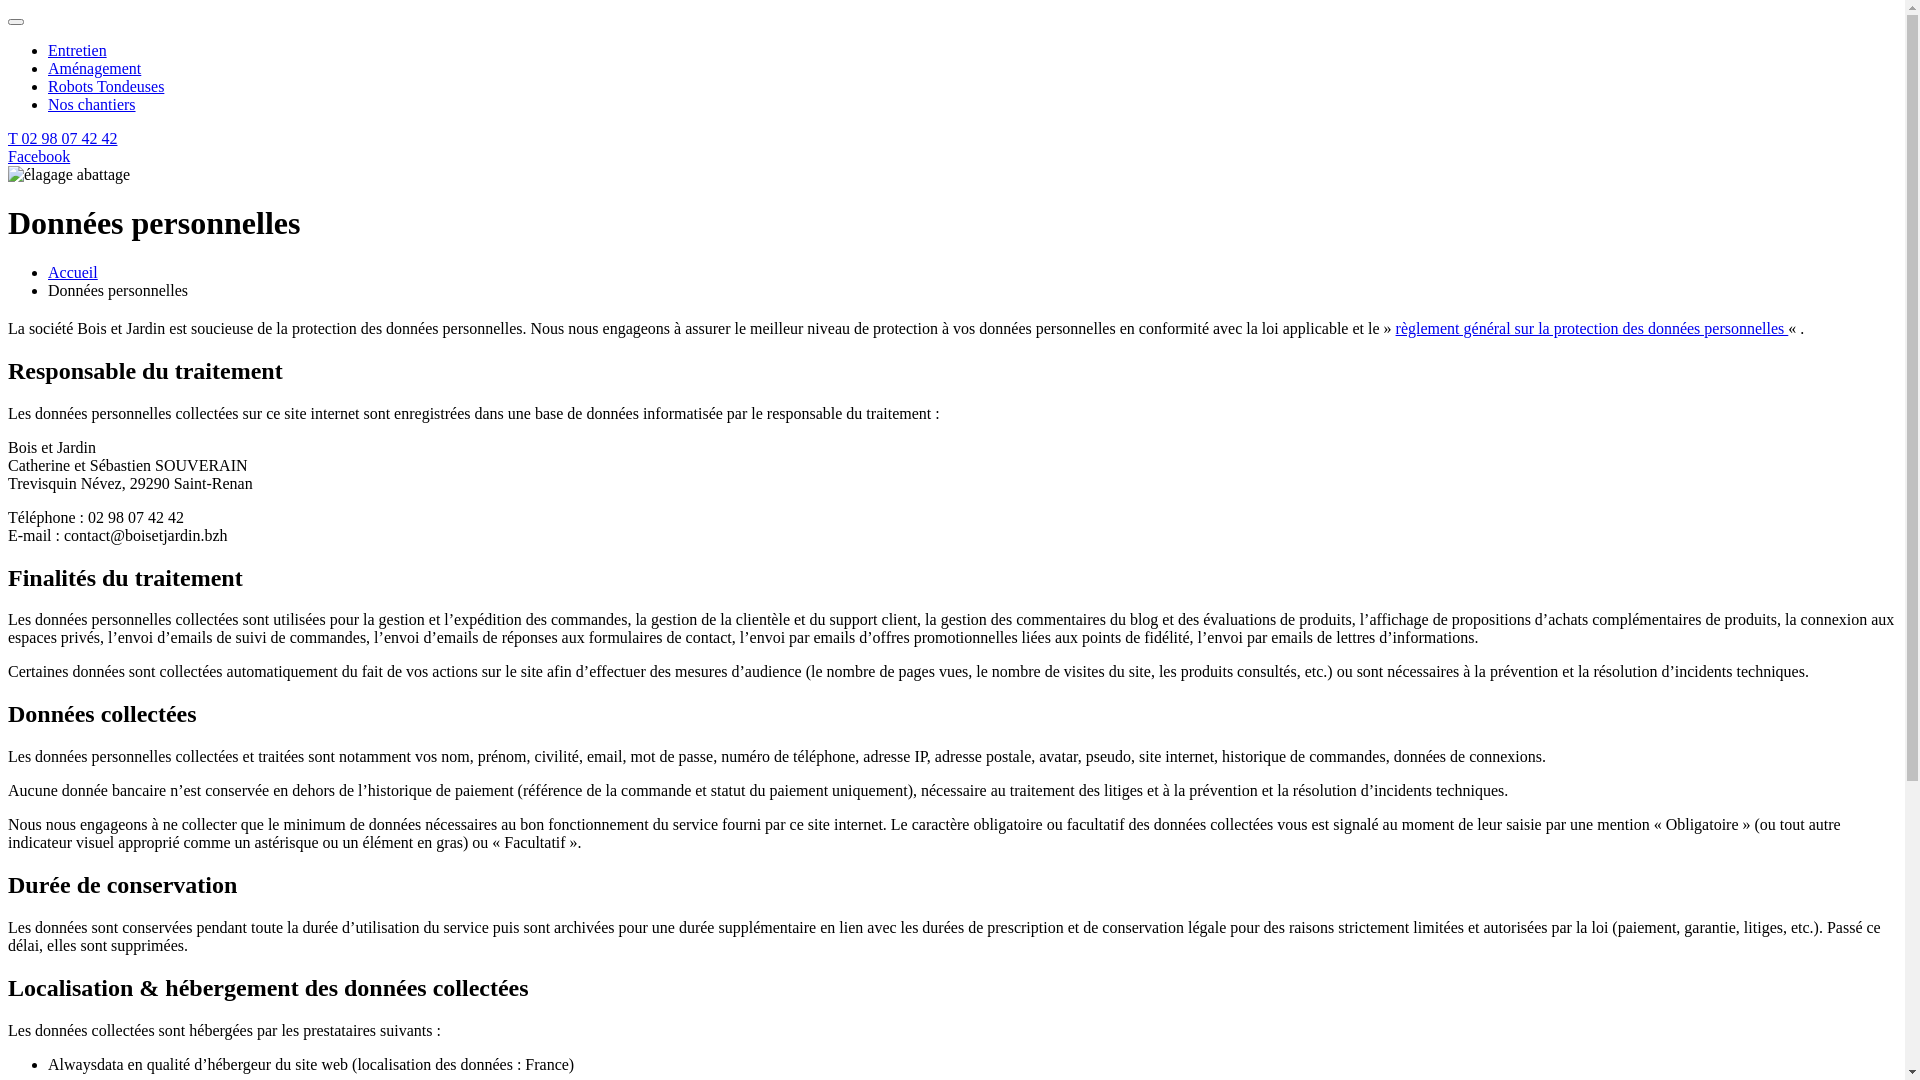 The image size is (1920, 1080). What do you see at coordinates (48, 104) in the screenshot?
I see `'Nos chantiers'` at bounding box center [48, 104].